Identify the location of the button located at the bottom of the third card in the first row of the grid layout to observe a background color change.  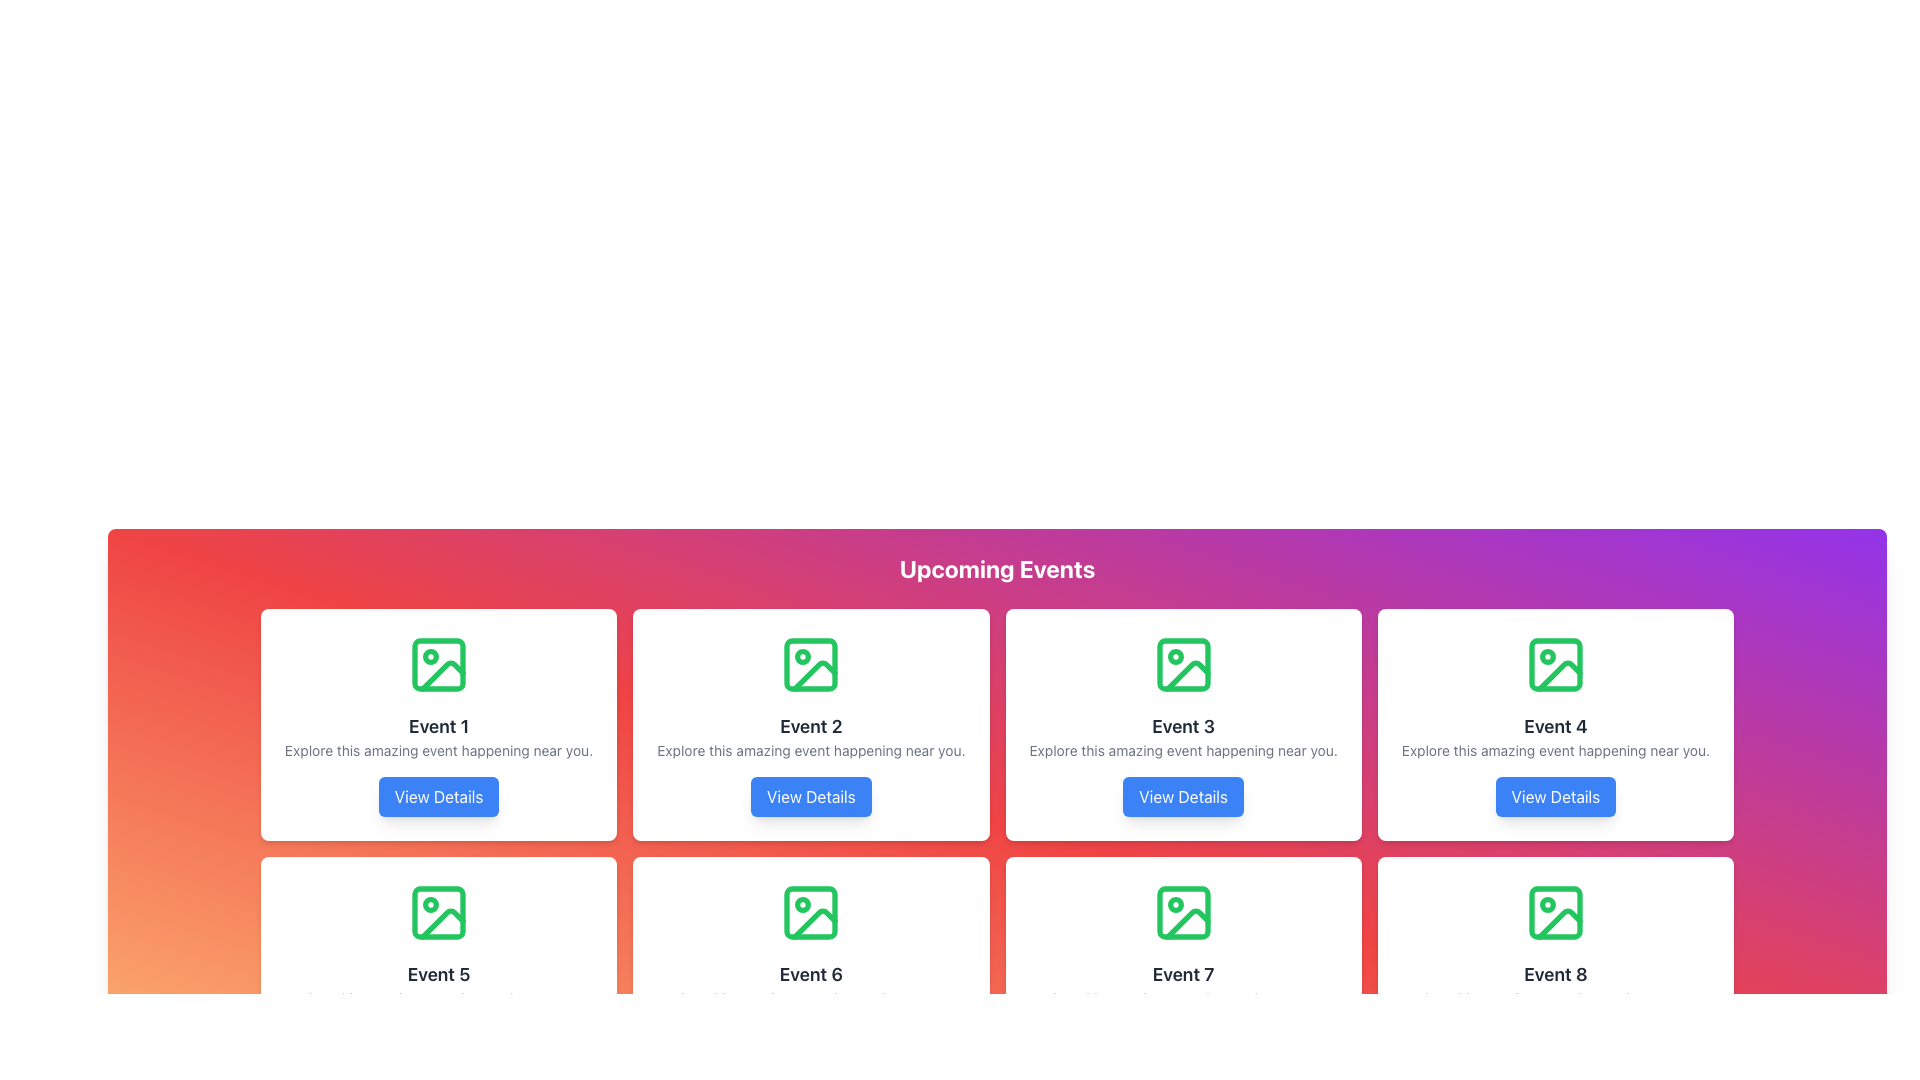
(1183, 796).